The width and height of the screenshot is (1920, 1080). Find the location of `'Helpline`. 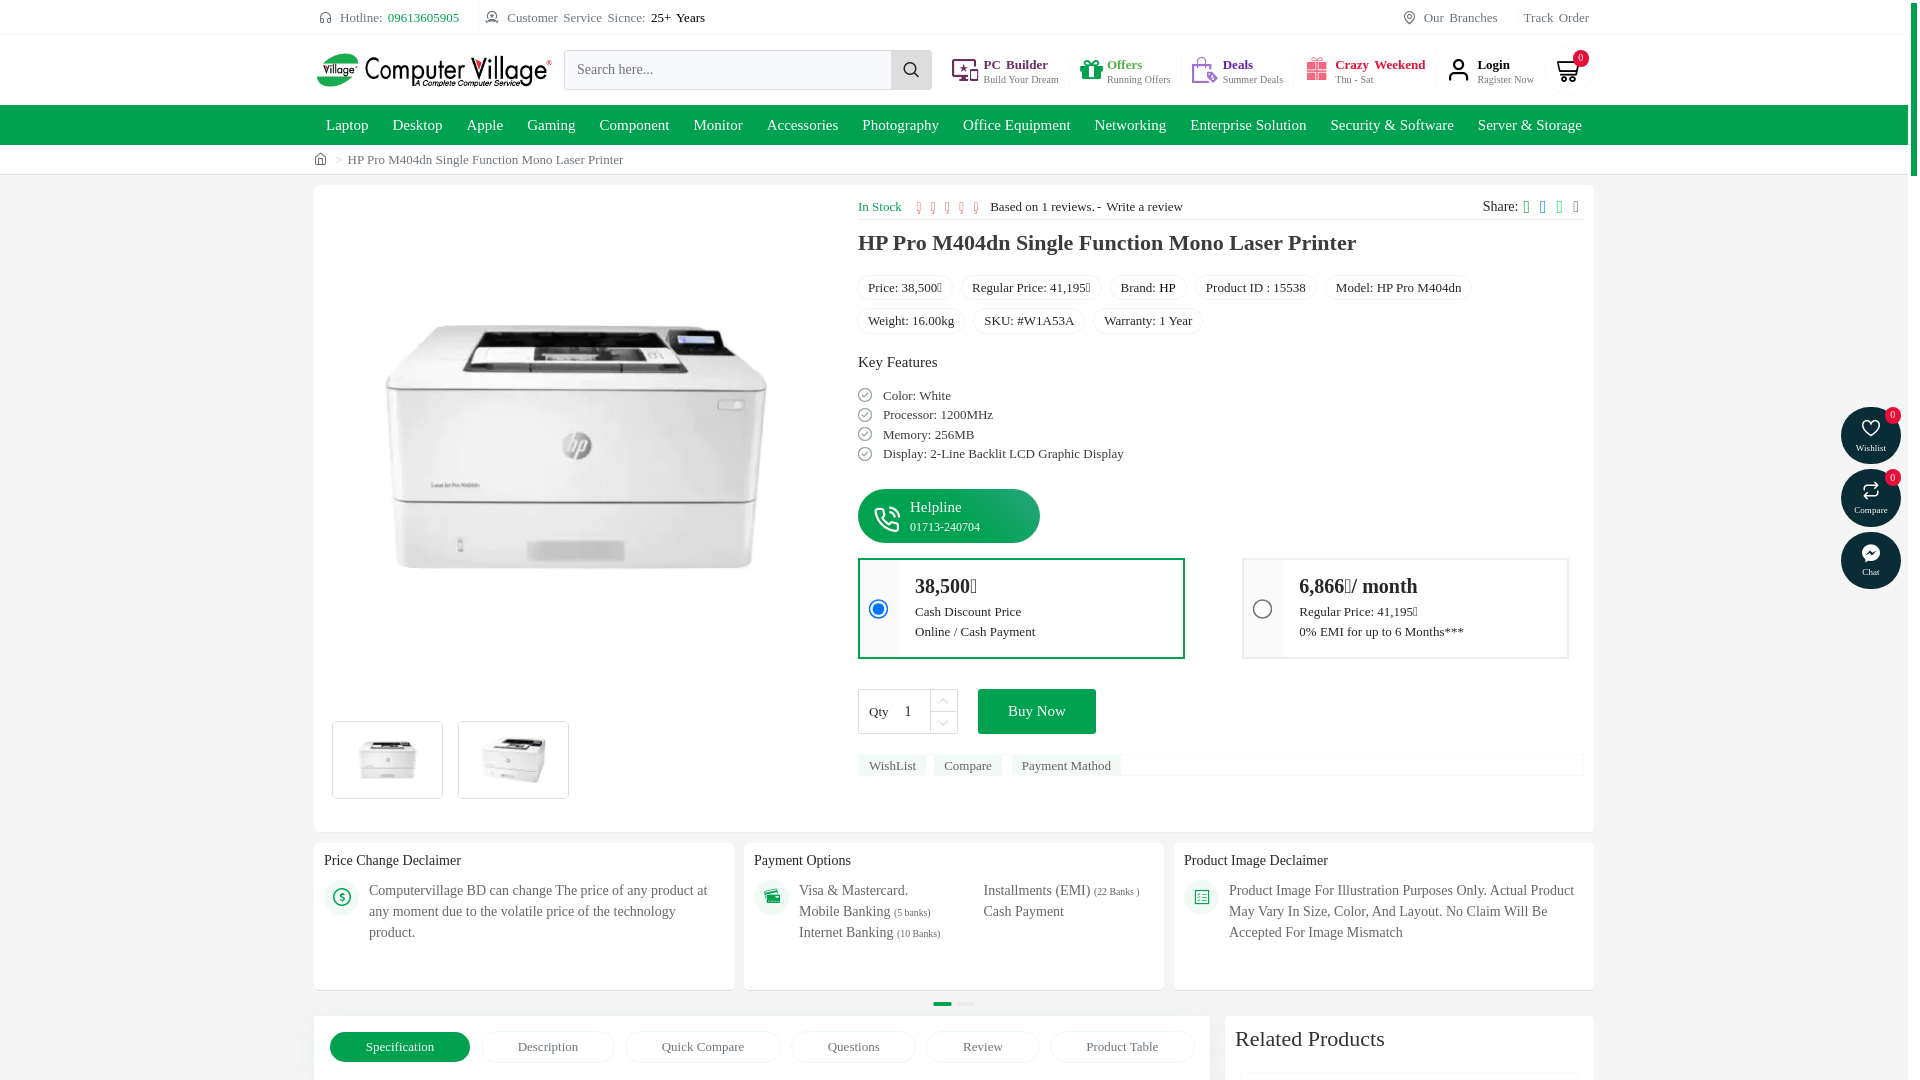

'Helpline is located at coordinates (947, 515).